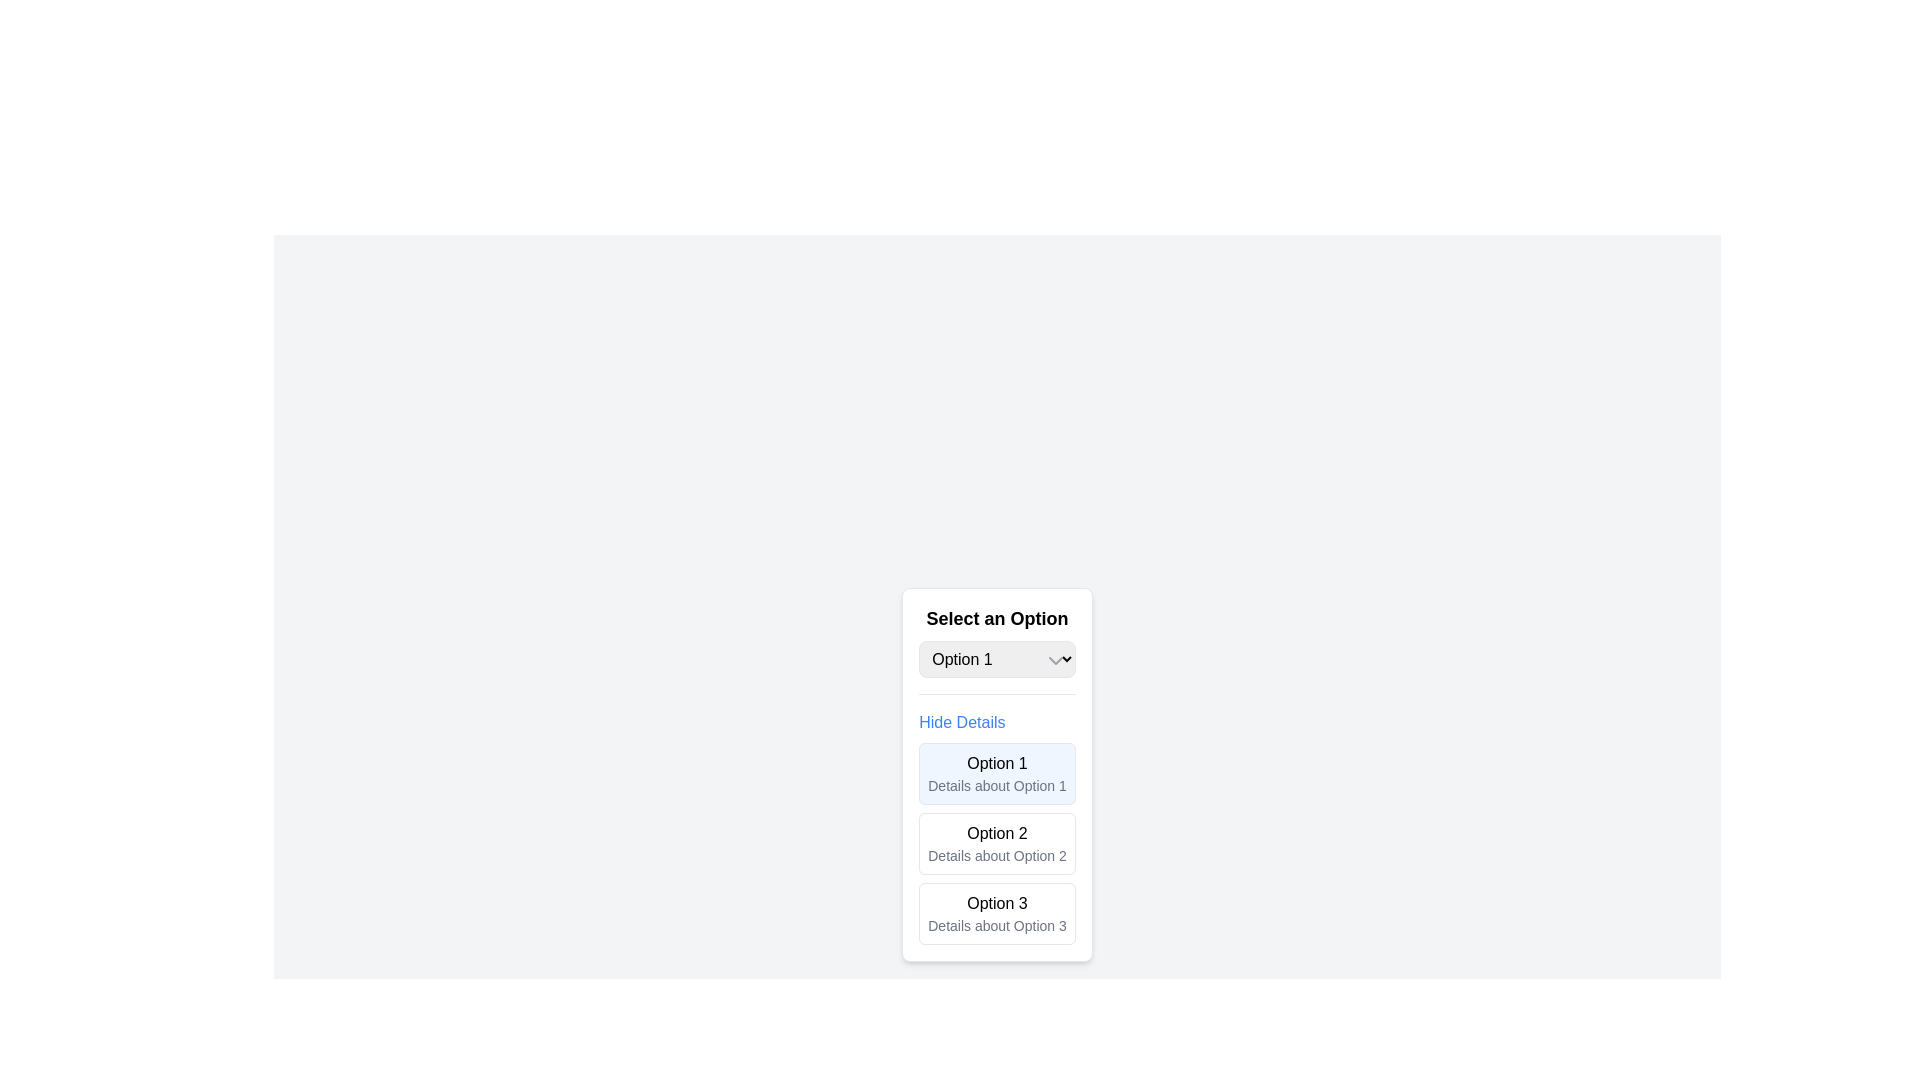 This screenshot has width=1920, height=1080. Describe the element at coordinates (997, 774) in the screenshot. I see `the informational card for 'Option 1'` at that location.